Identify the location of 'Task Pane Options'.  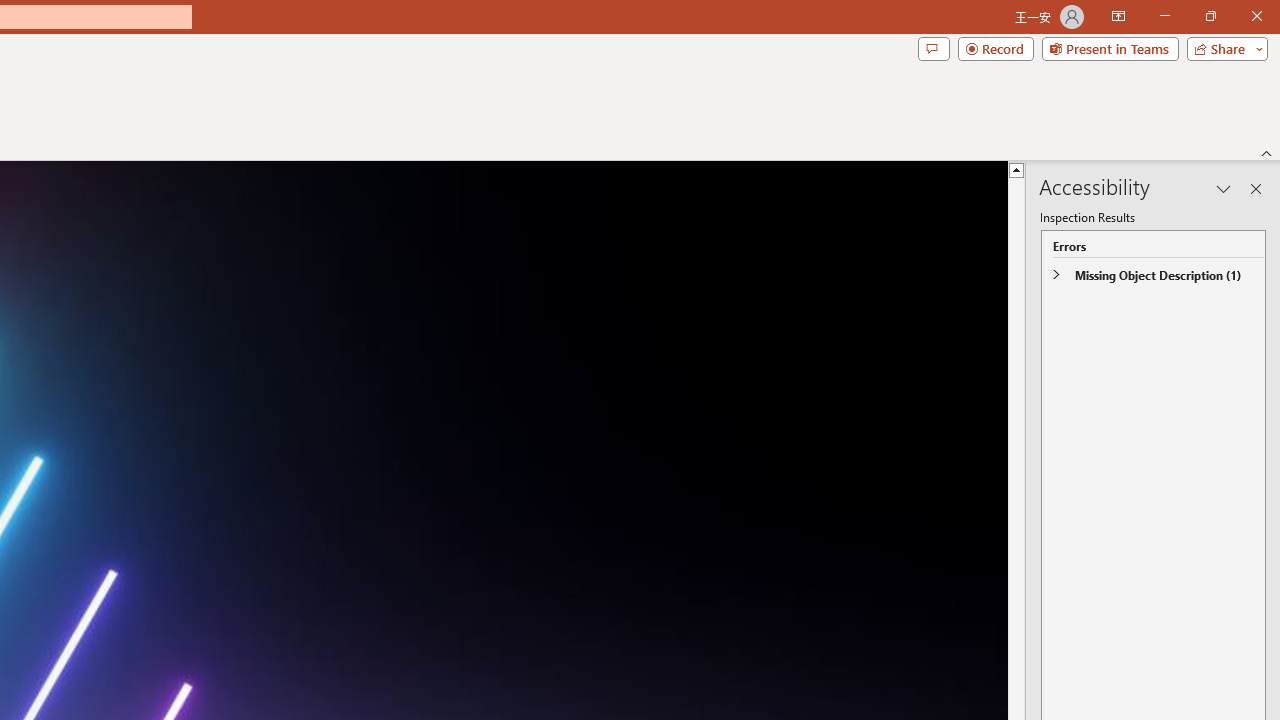
(1223, 189).